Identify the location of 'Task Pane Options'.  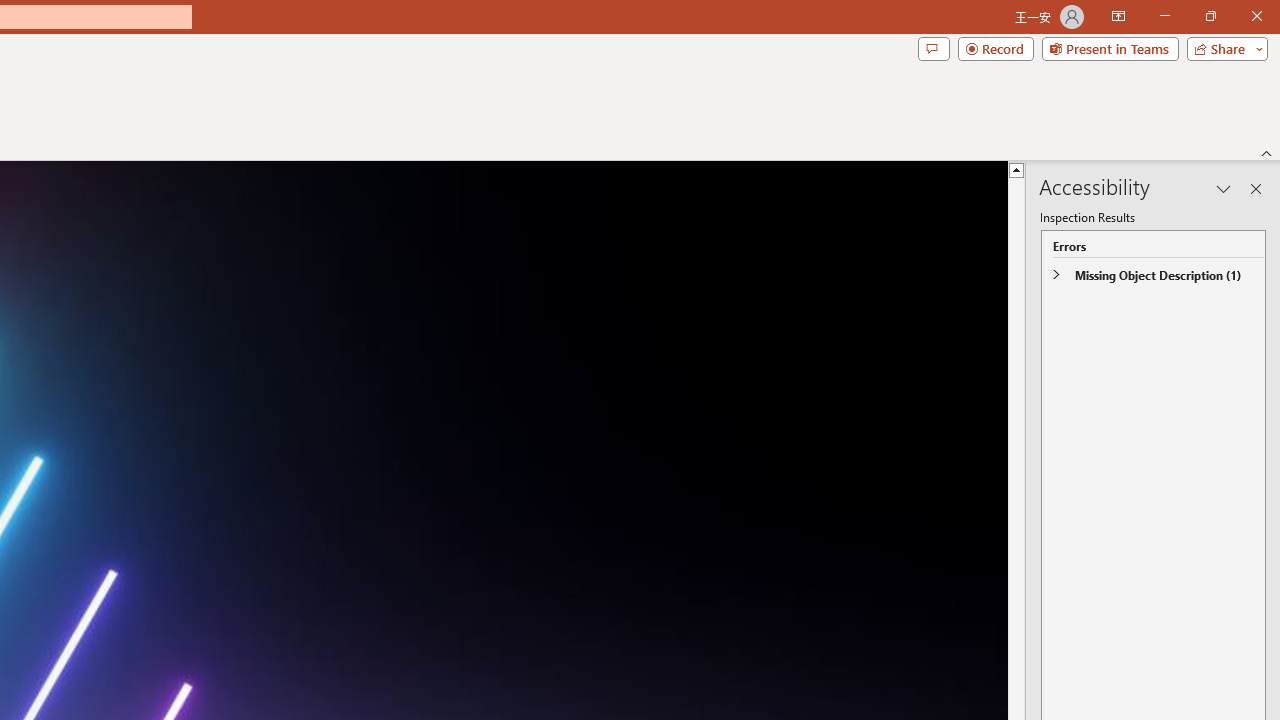
(1223, 189).